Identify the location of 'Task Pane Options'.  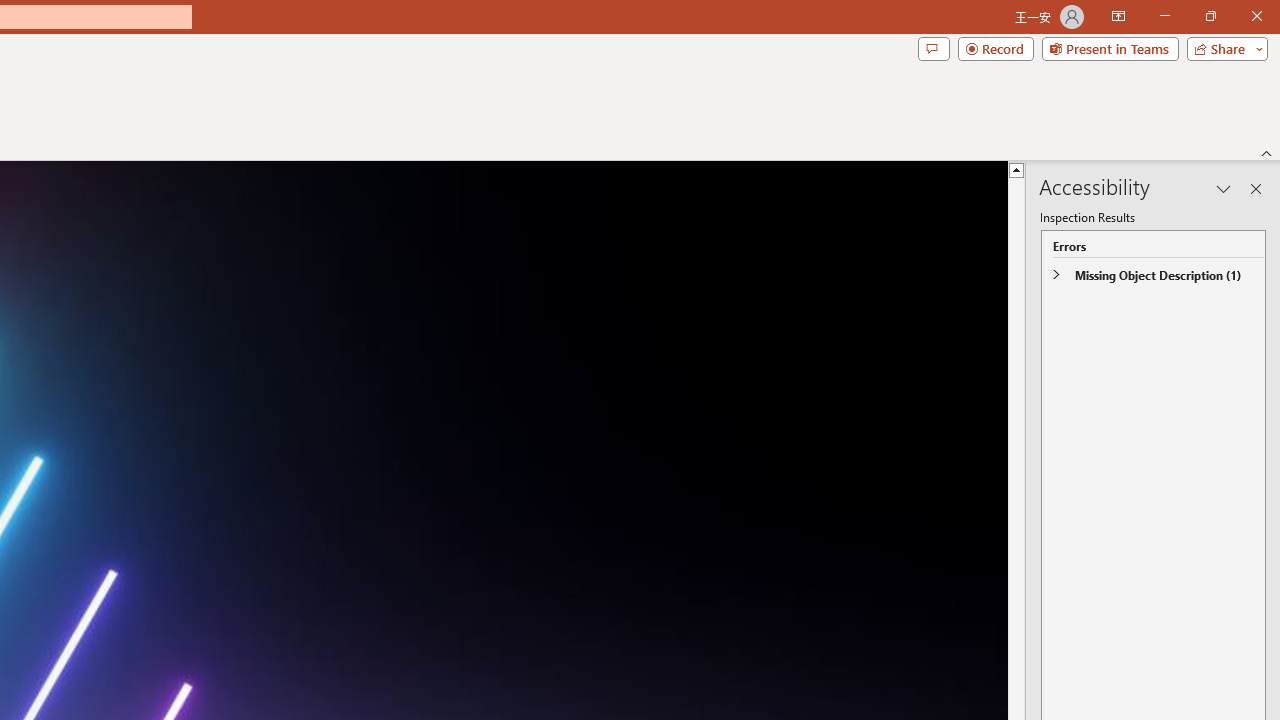
(1223, 189).